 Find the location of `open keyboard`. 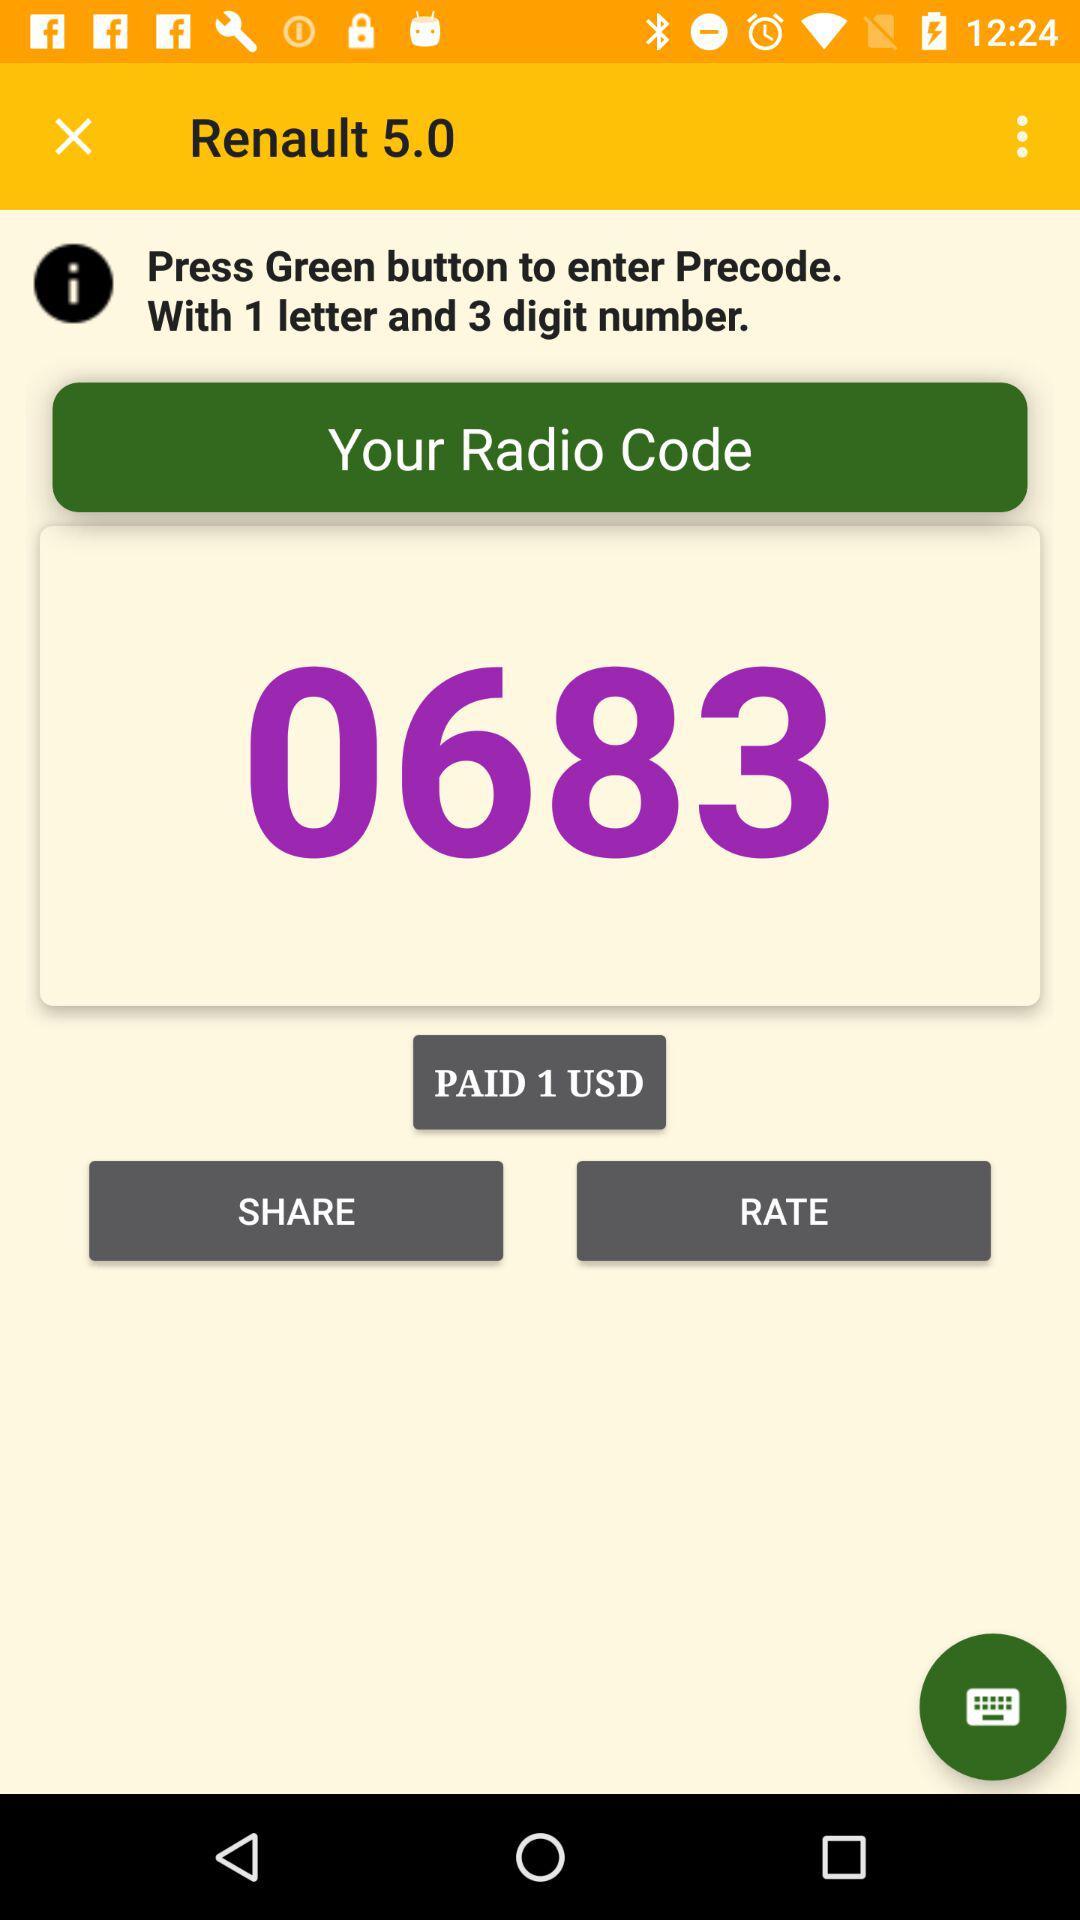

open keyboard is located at coordinates (992, 1706).